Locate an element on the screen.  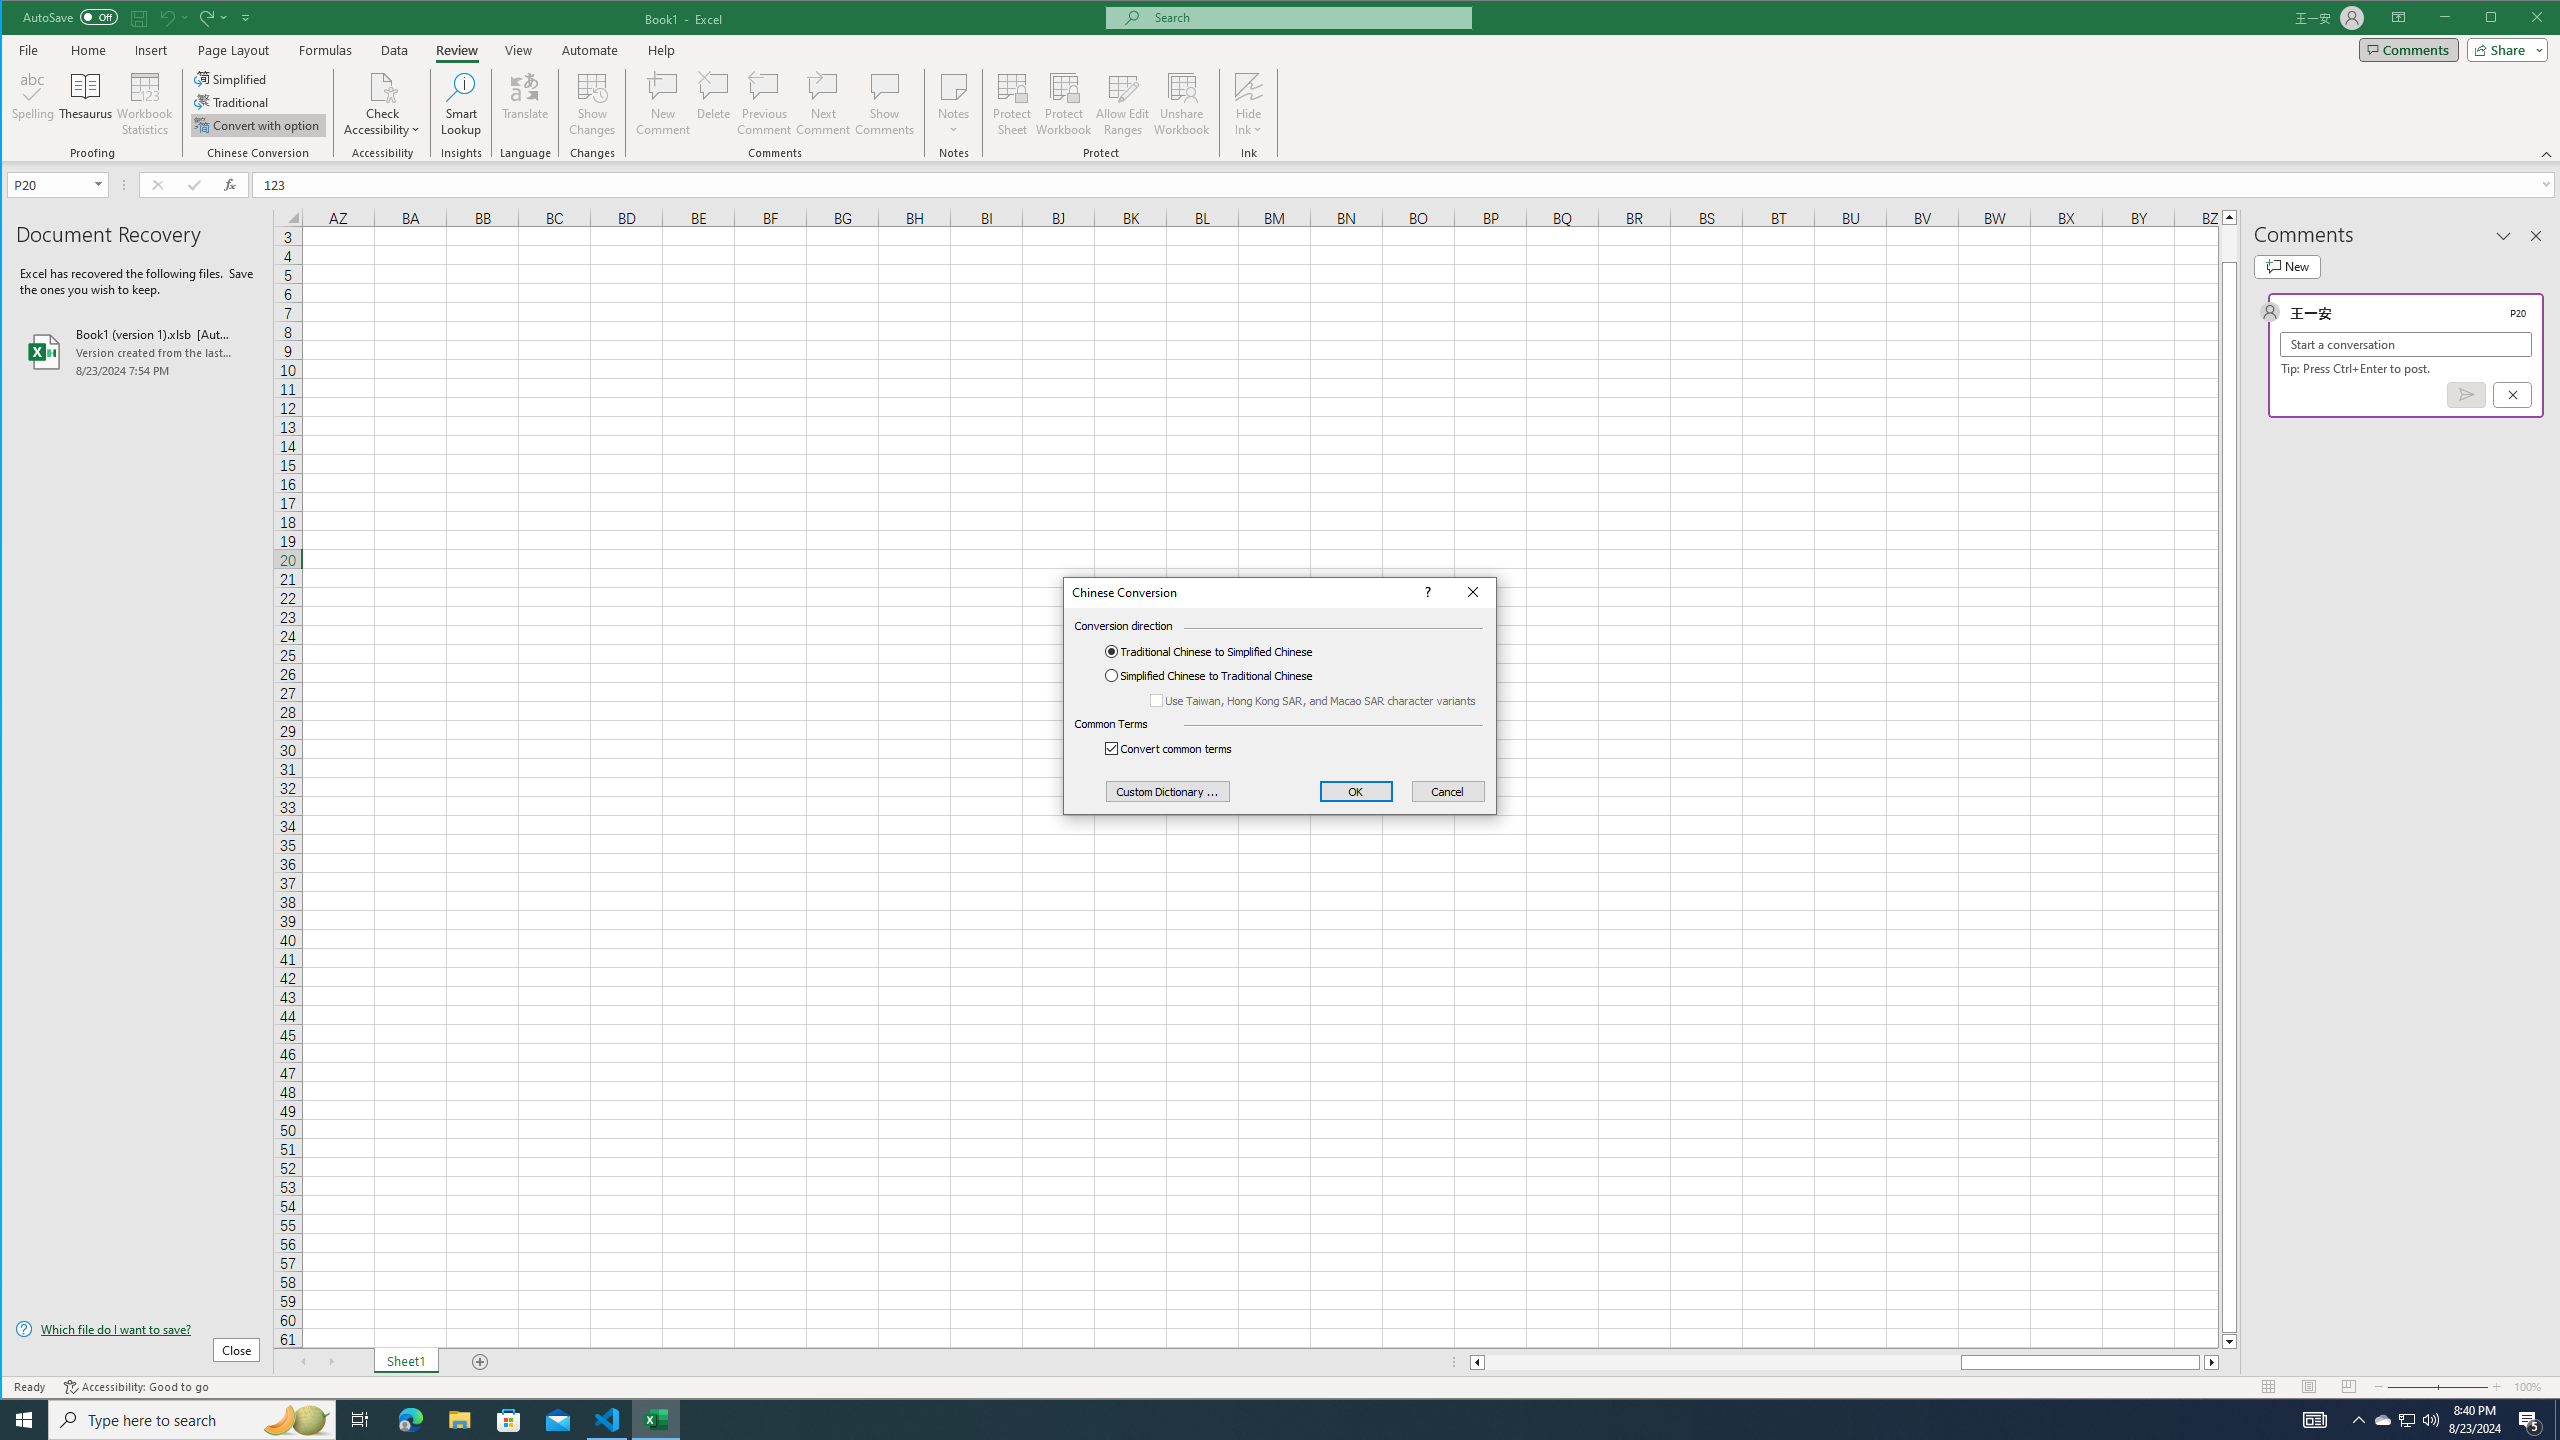
'Use Taiwan, Hong Kong SAR, and Macao SAR character variants' is located at coordinates (1316, 700).